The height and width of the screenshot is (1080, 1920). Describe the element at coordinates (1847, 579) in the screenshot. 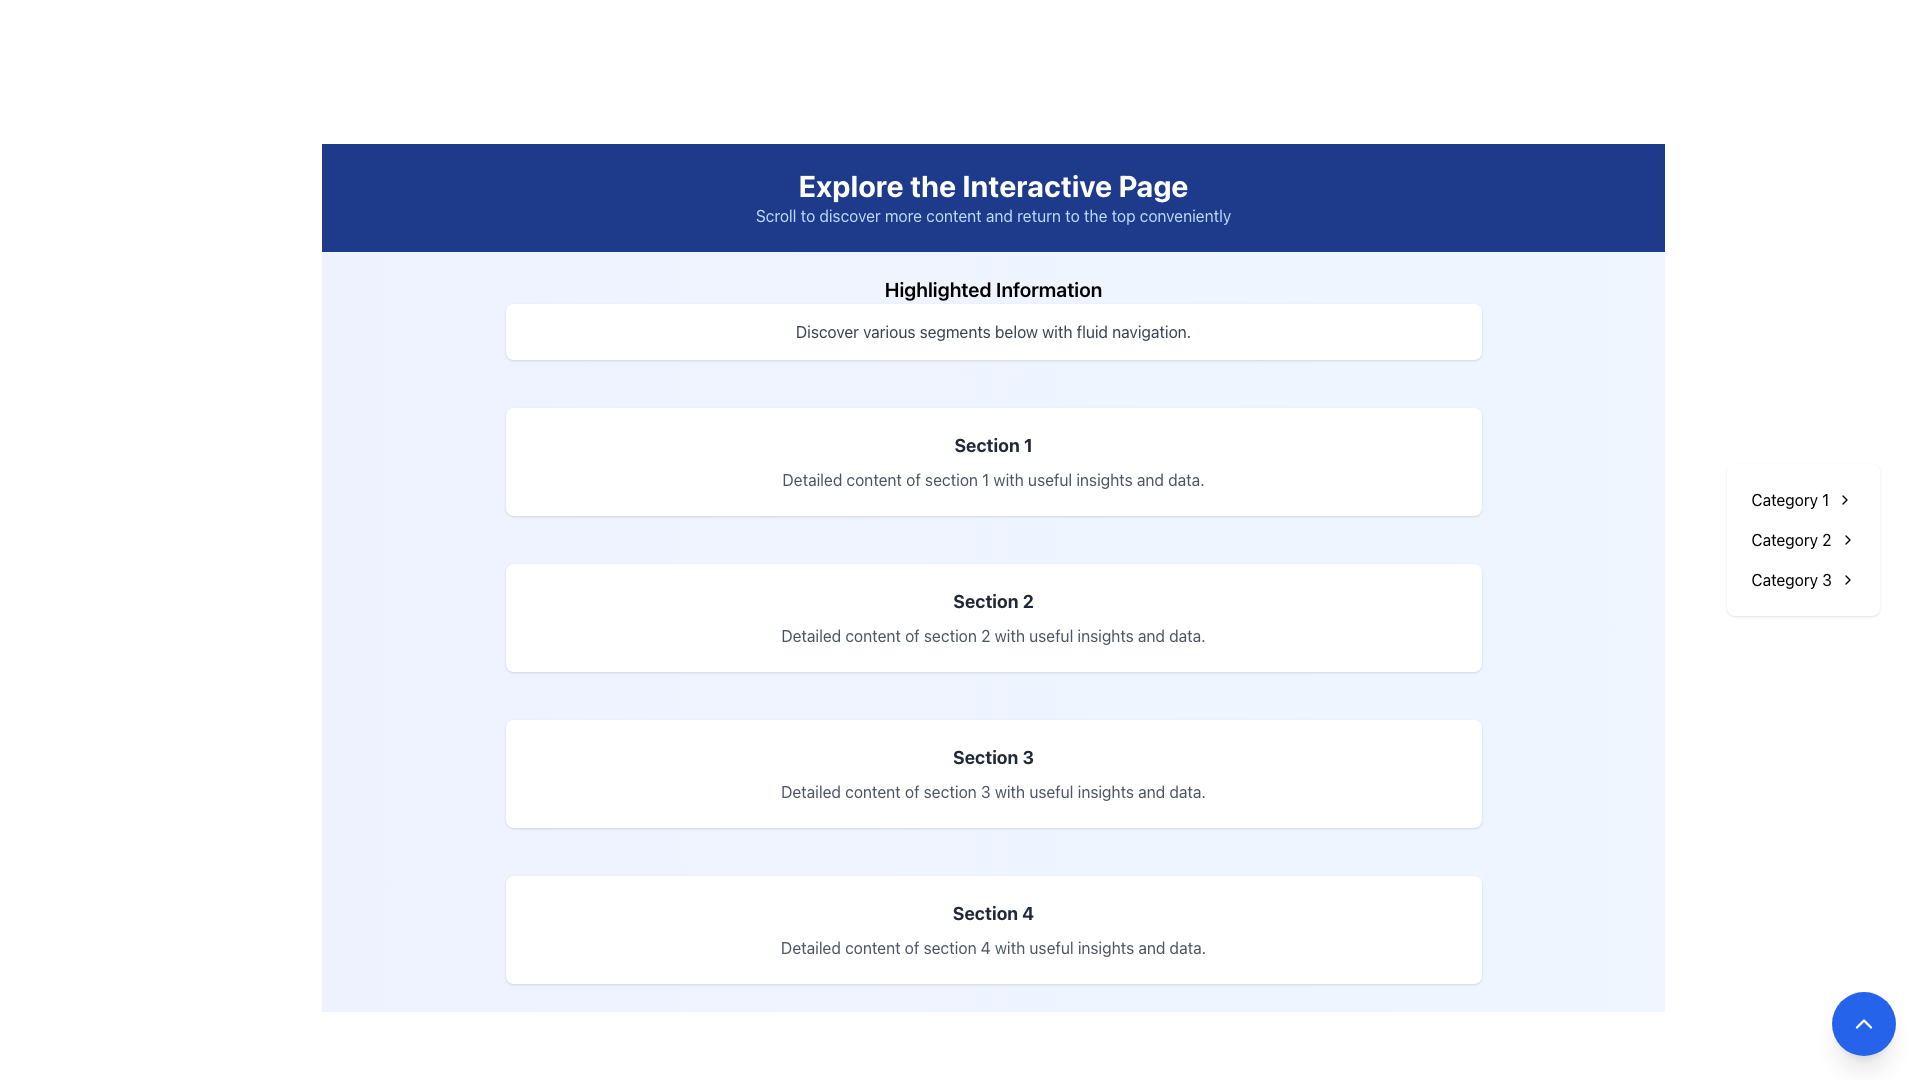

I see `the small right-pointing arrow icon located at the end of the 'Category 3' row` at that location.